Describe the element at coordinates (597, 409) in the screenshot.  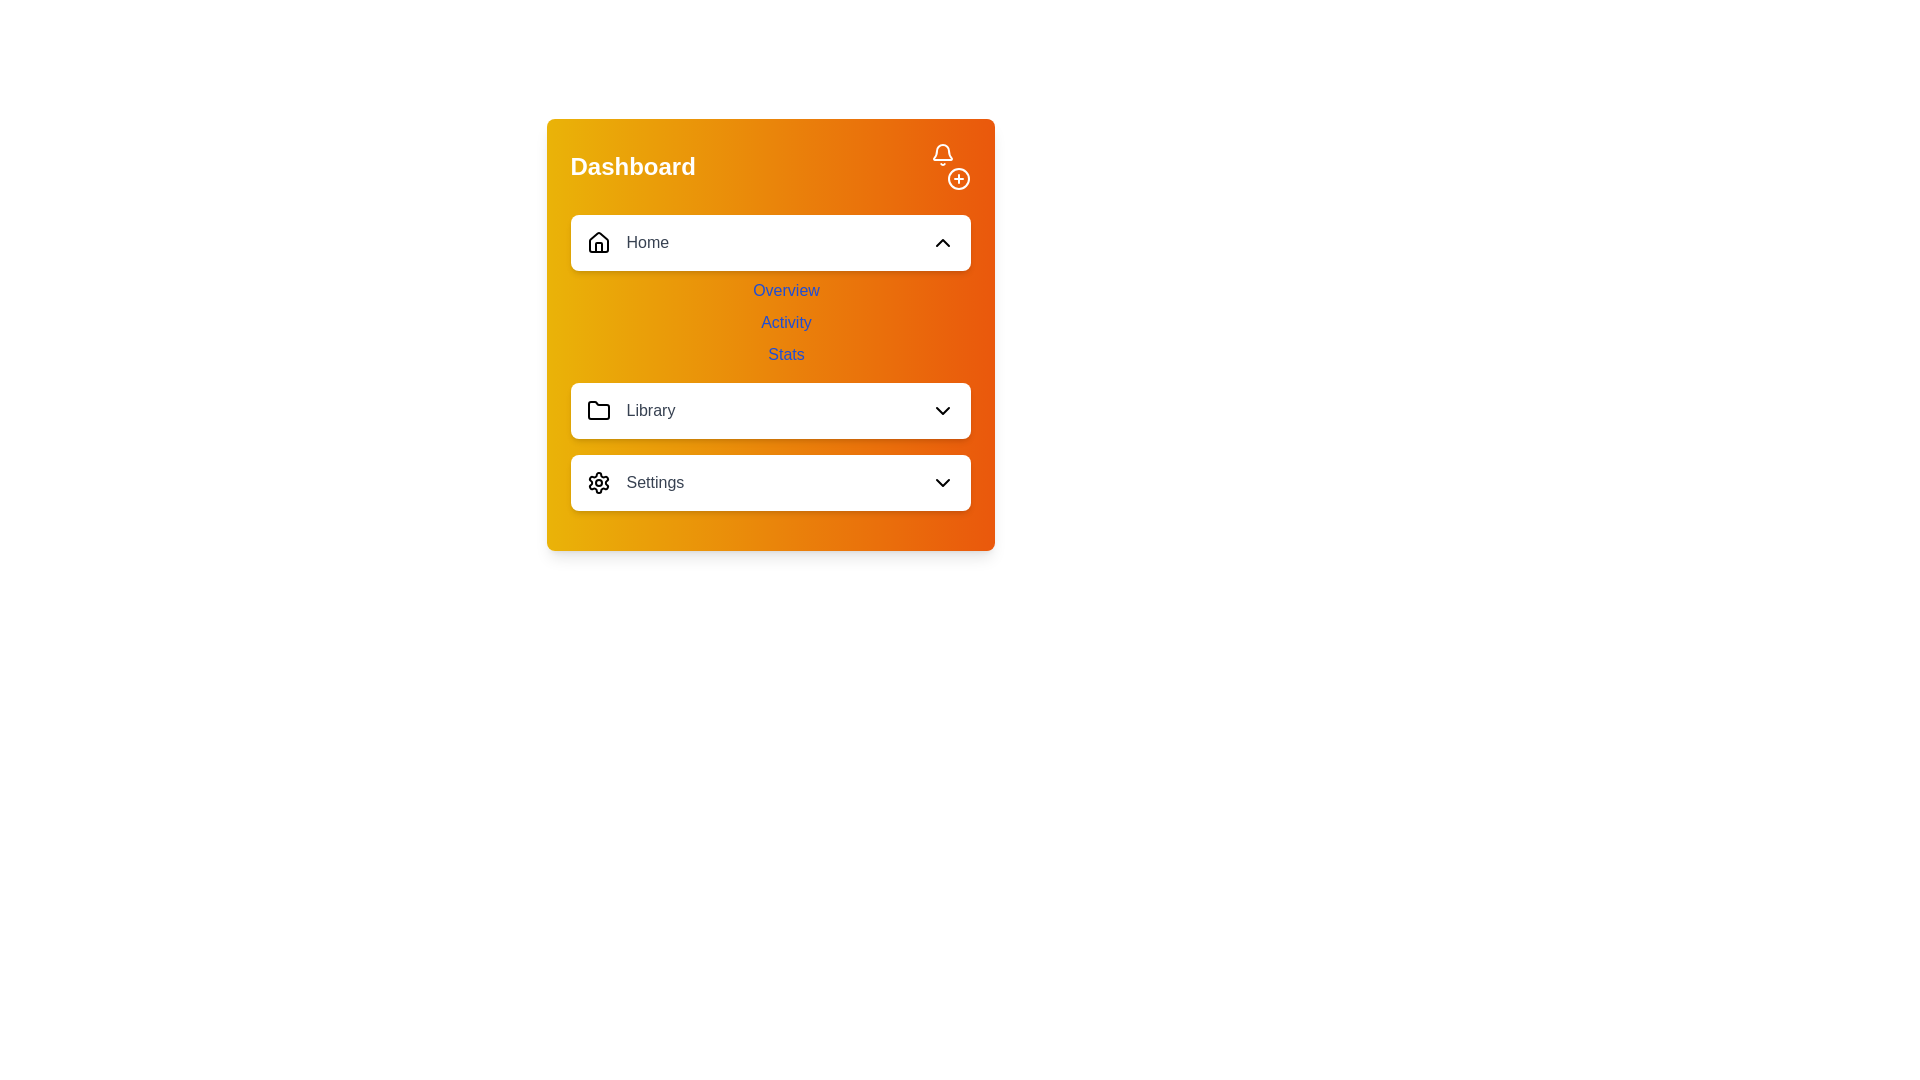
I see `the folder icon representing the 'Library' menu option, which is located to the left of the text label 'Library'` at that location.